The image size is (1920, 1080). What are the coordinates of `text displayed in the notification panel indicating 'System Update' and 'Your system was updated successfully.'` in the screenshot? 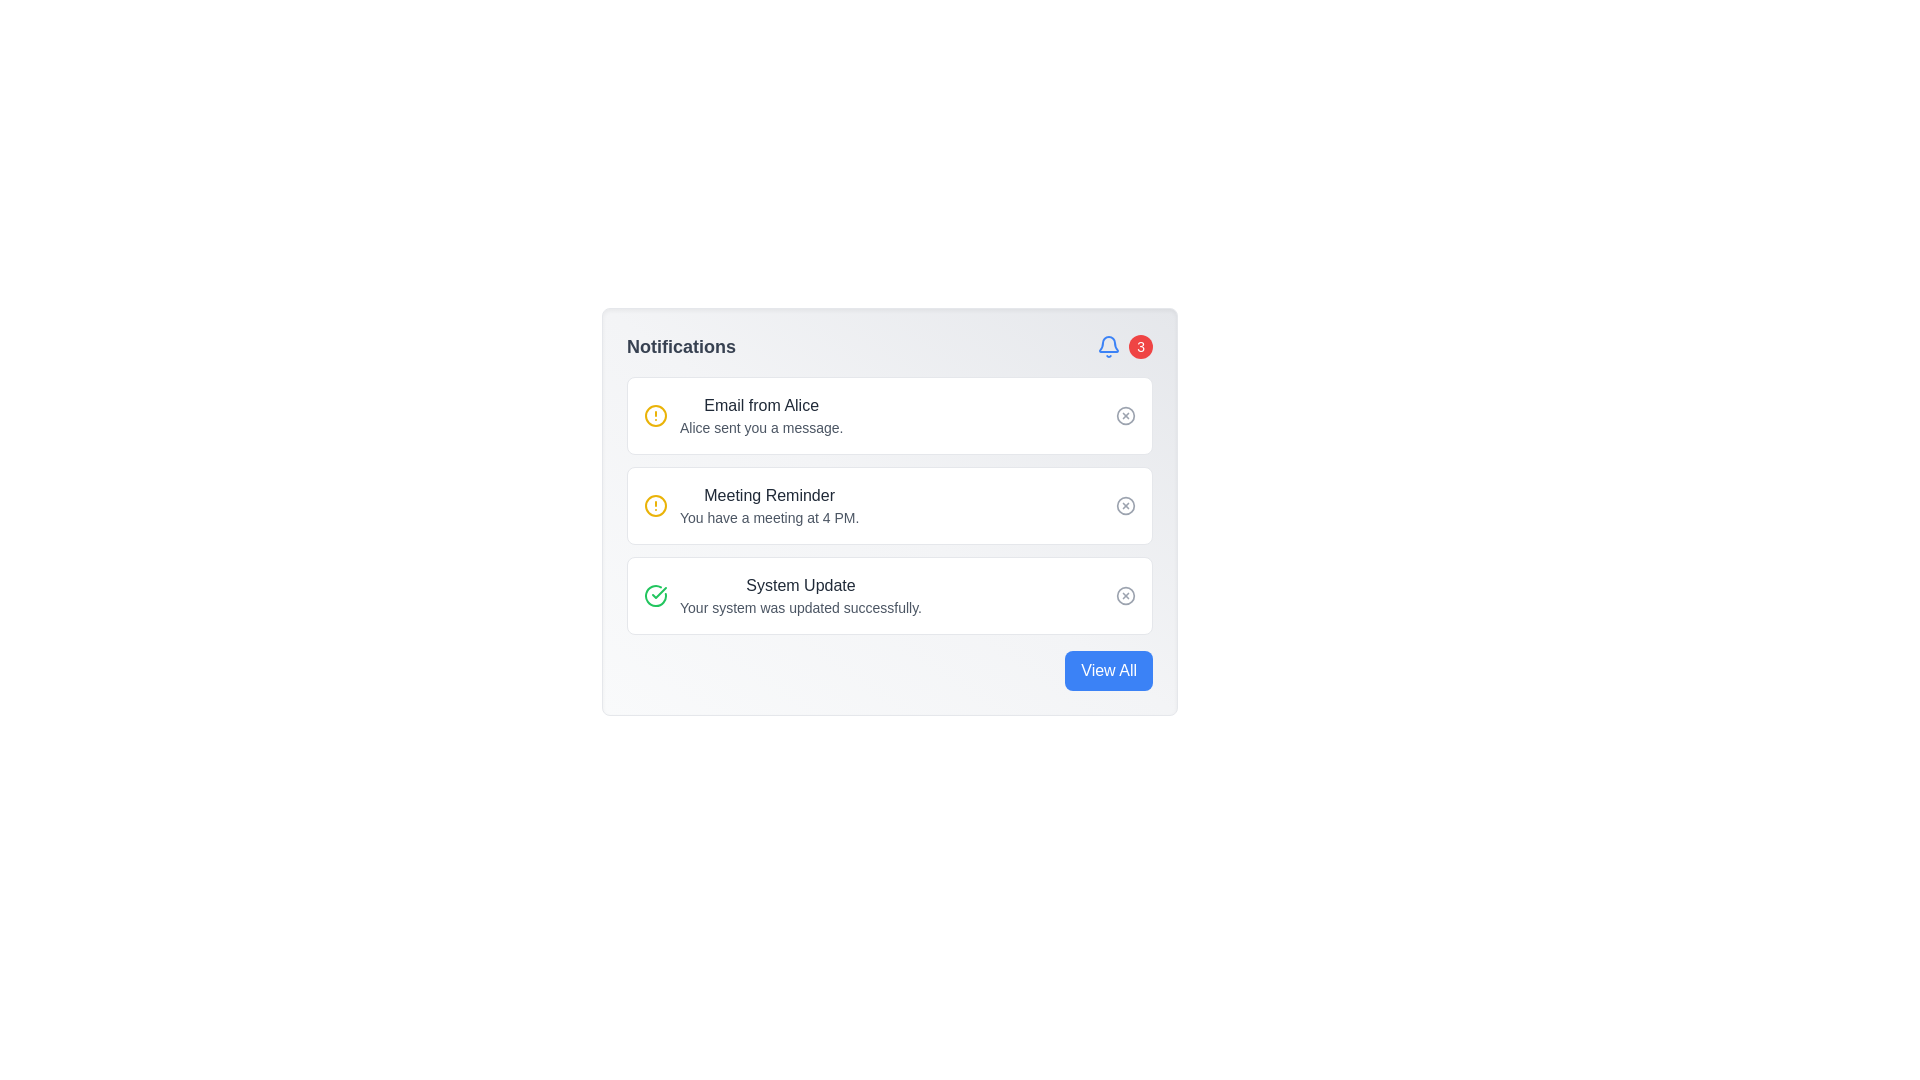 It's located at (801, 595).